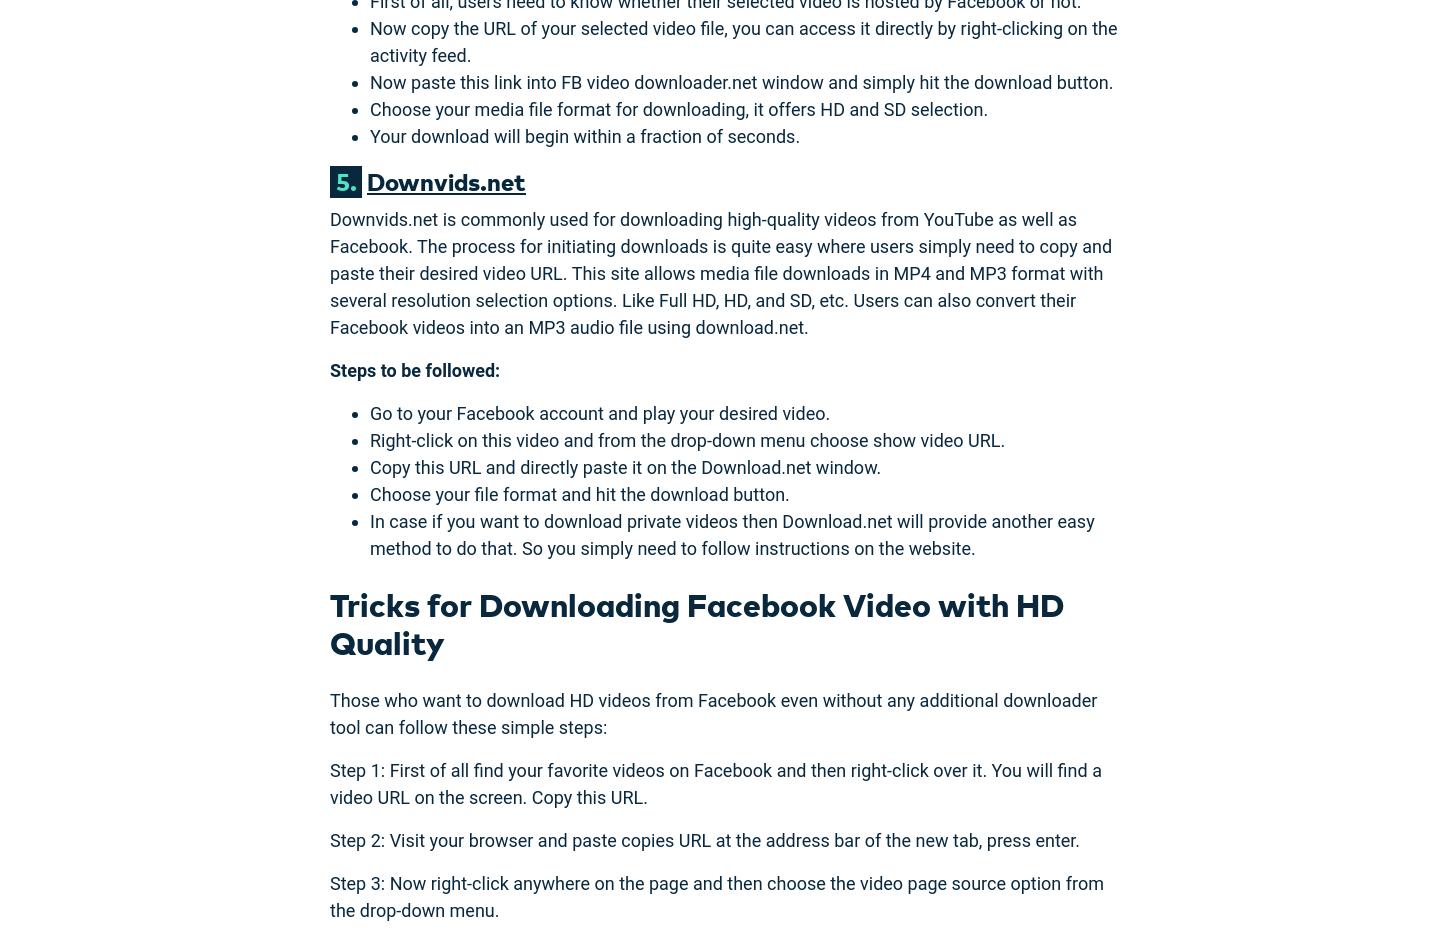  Describe the element at coordinates (365, 179) in the screenshot. I see `'Downvids.net'` at that location.